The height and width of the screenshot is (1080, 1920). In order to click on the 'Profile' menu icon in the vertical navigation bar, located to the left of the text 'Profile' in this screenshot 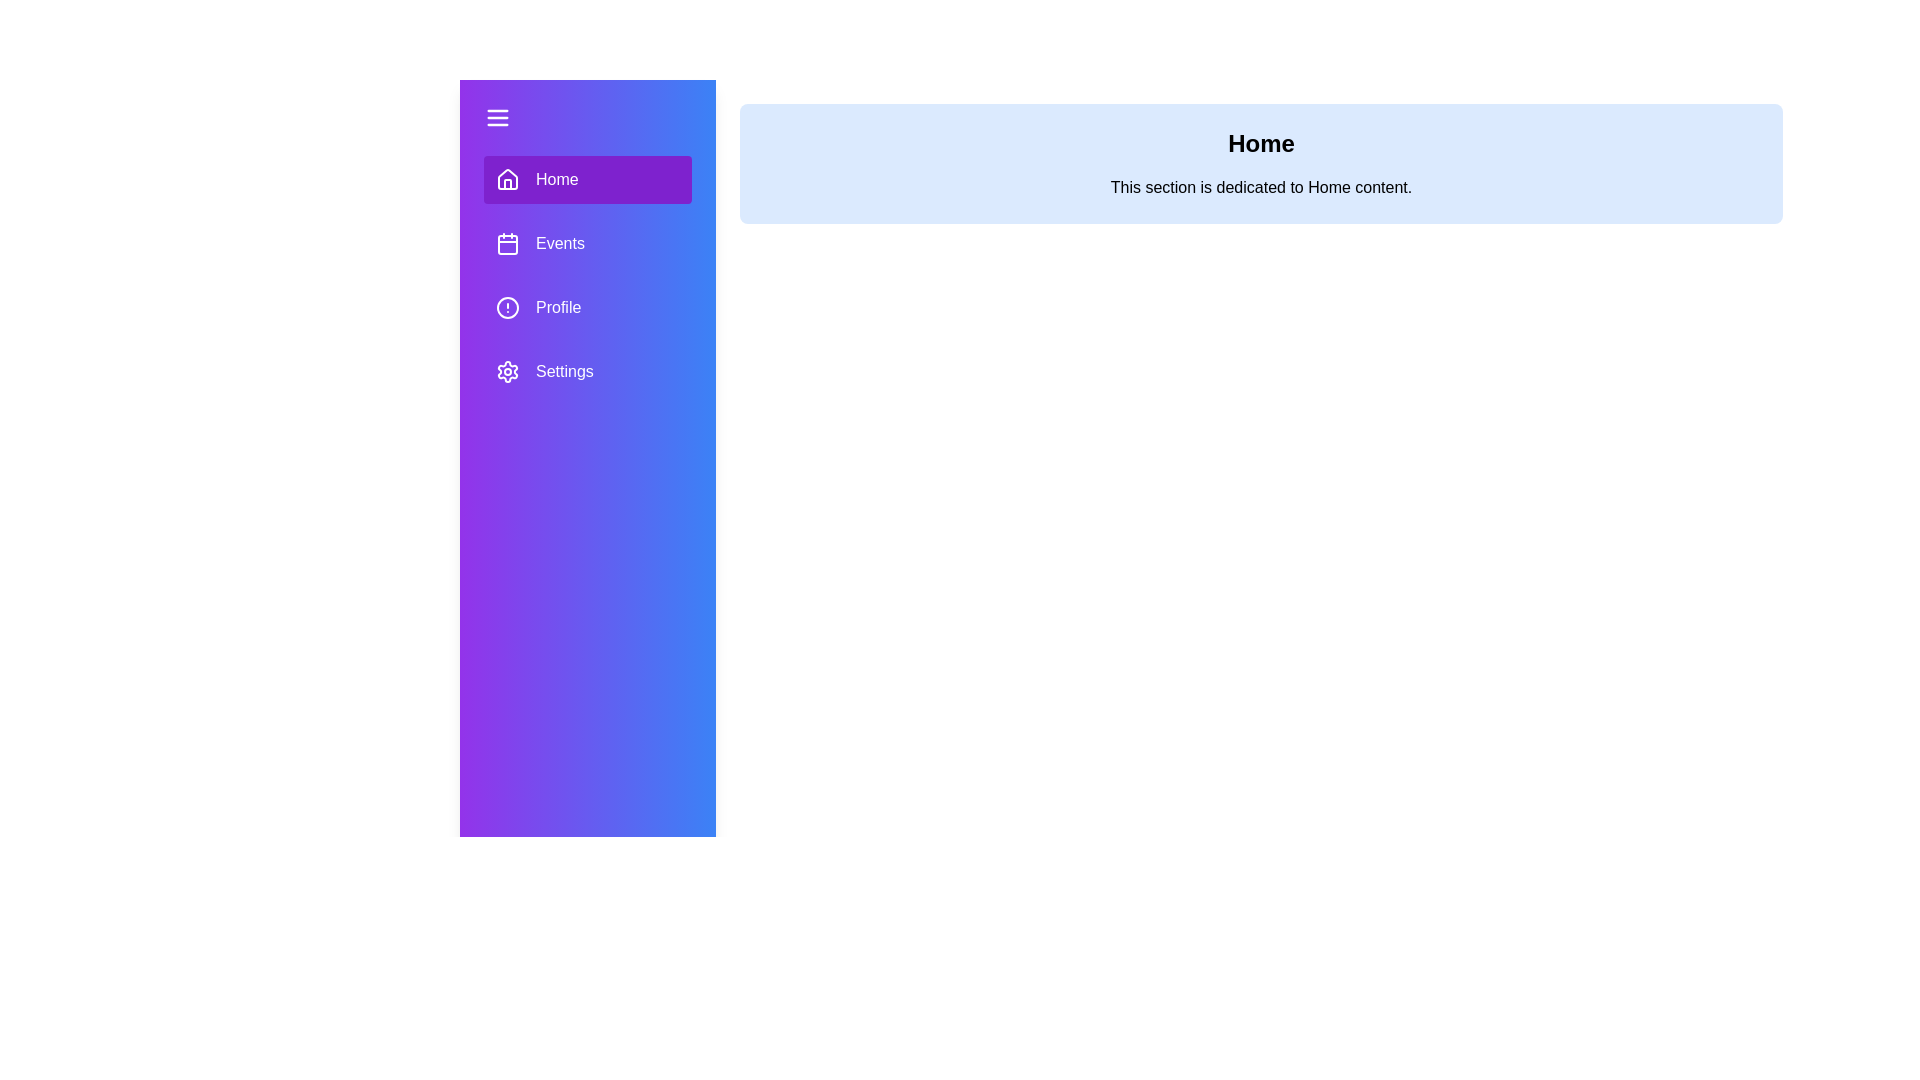, I will do `click(508, 308)`.